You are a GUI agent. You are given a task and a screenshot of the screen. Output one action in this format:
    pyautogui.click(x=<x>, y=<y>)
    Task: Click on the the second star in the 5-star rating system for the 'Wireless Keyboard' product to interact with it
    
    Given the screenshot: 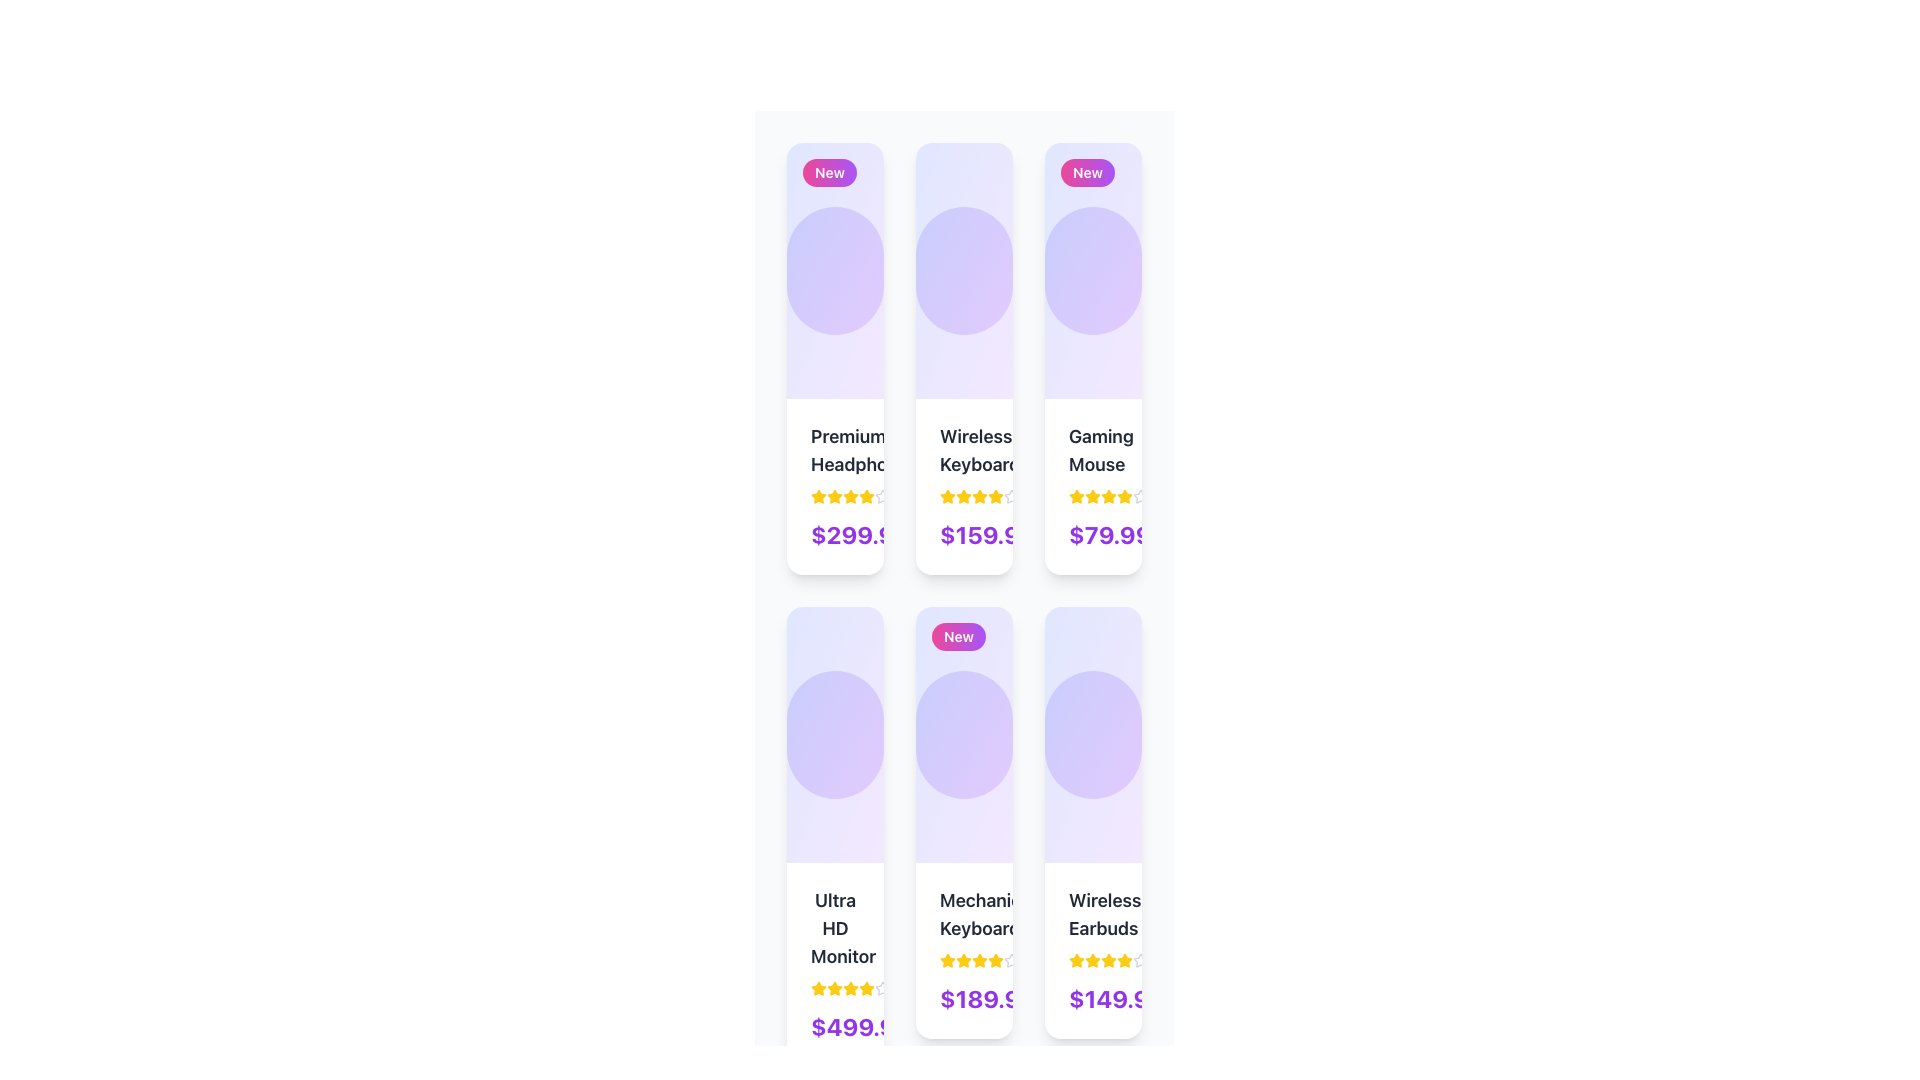 What is the action you would take?
    pyautogui.click(x=947, y=495)
    